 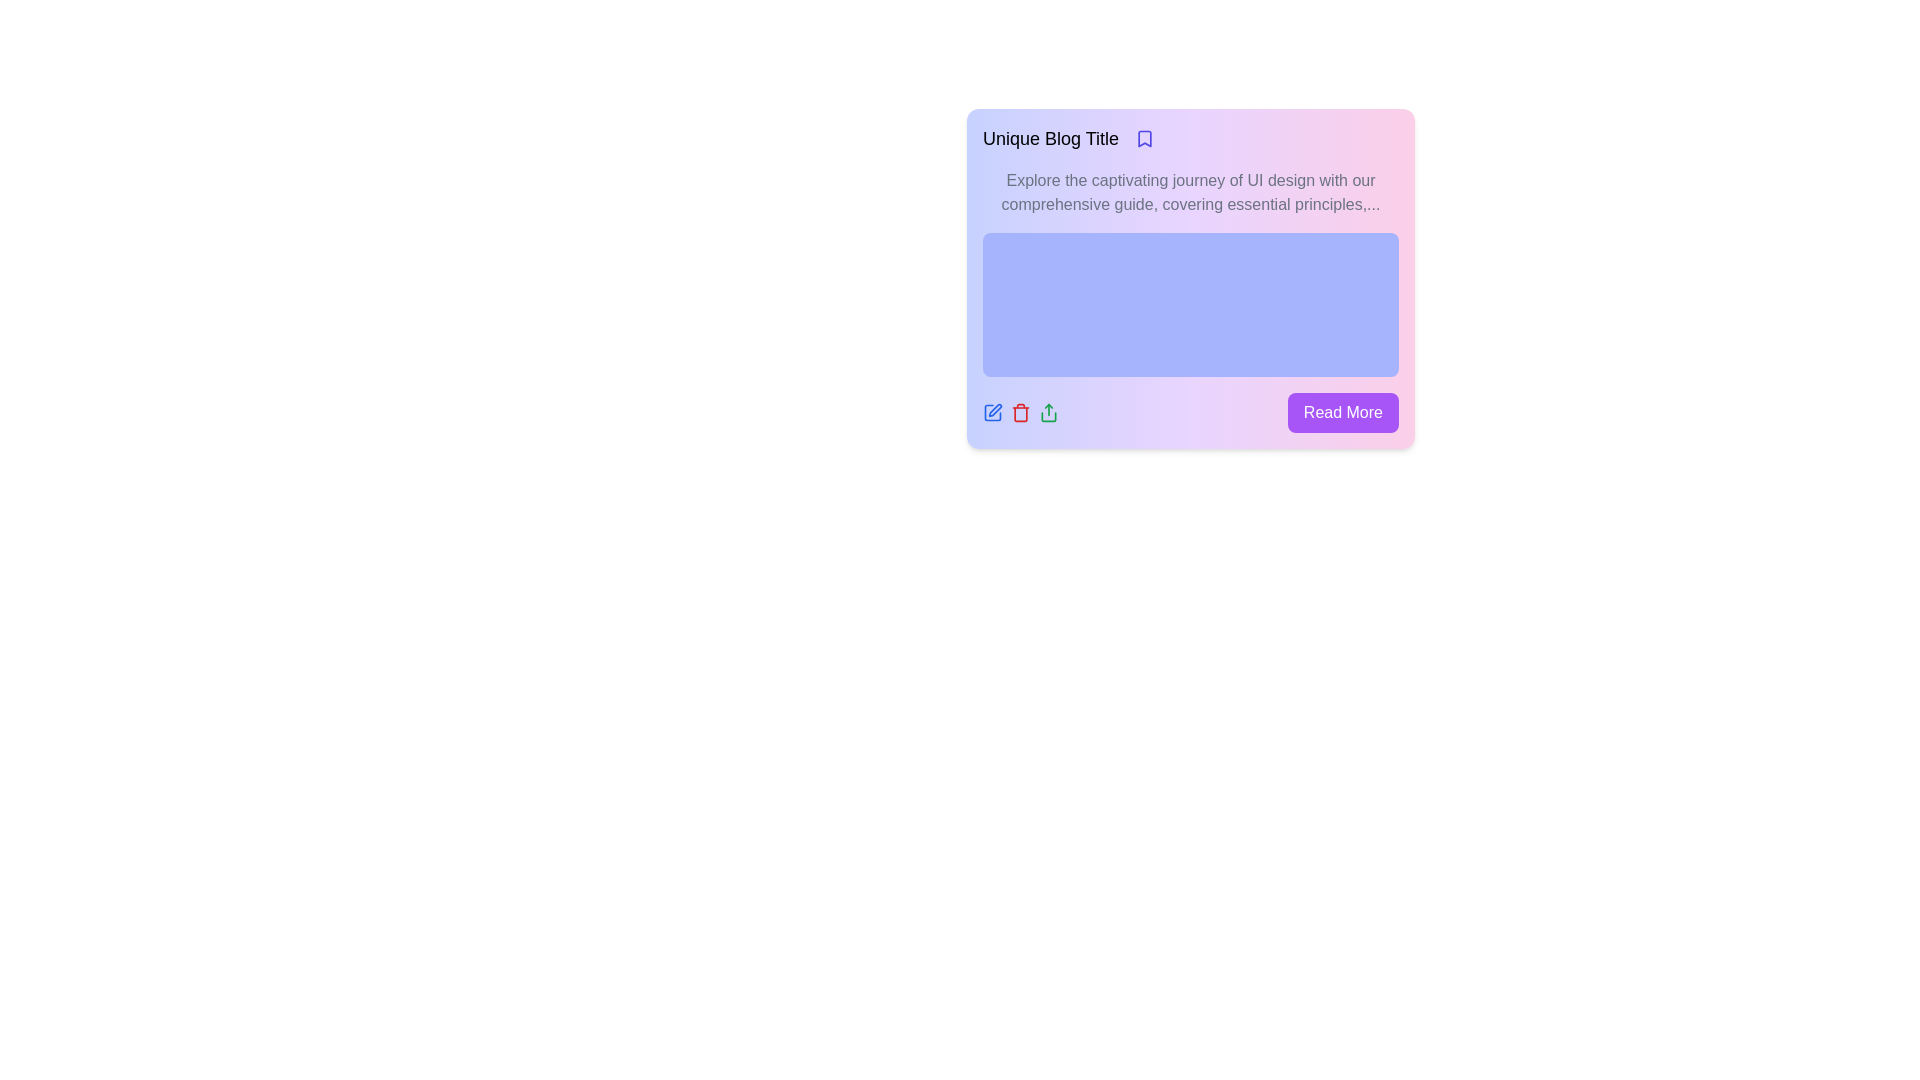 What do you see at coordinates (993, 411) in the screenshot?
I see `the edit icon, which is an outlined square with a stylized pen overlay, located at the bottom left corner of the card component` at bounding box center [993, 411].